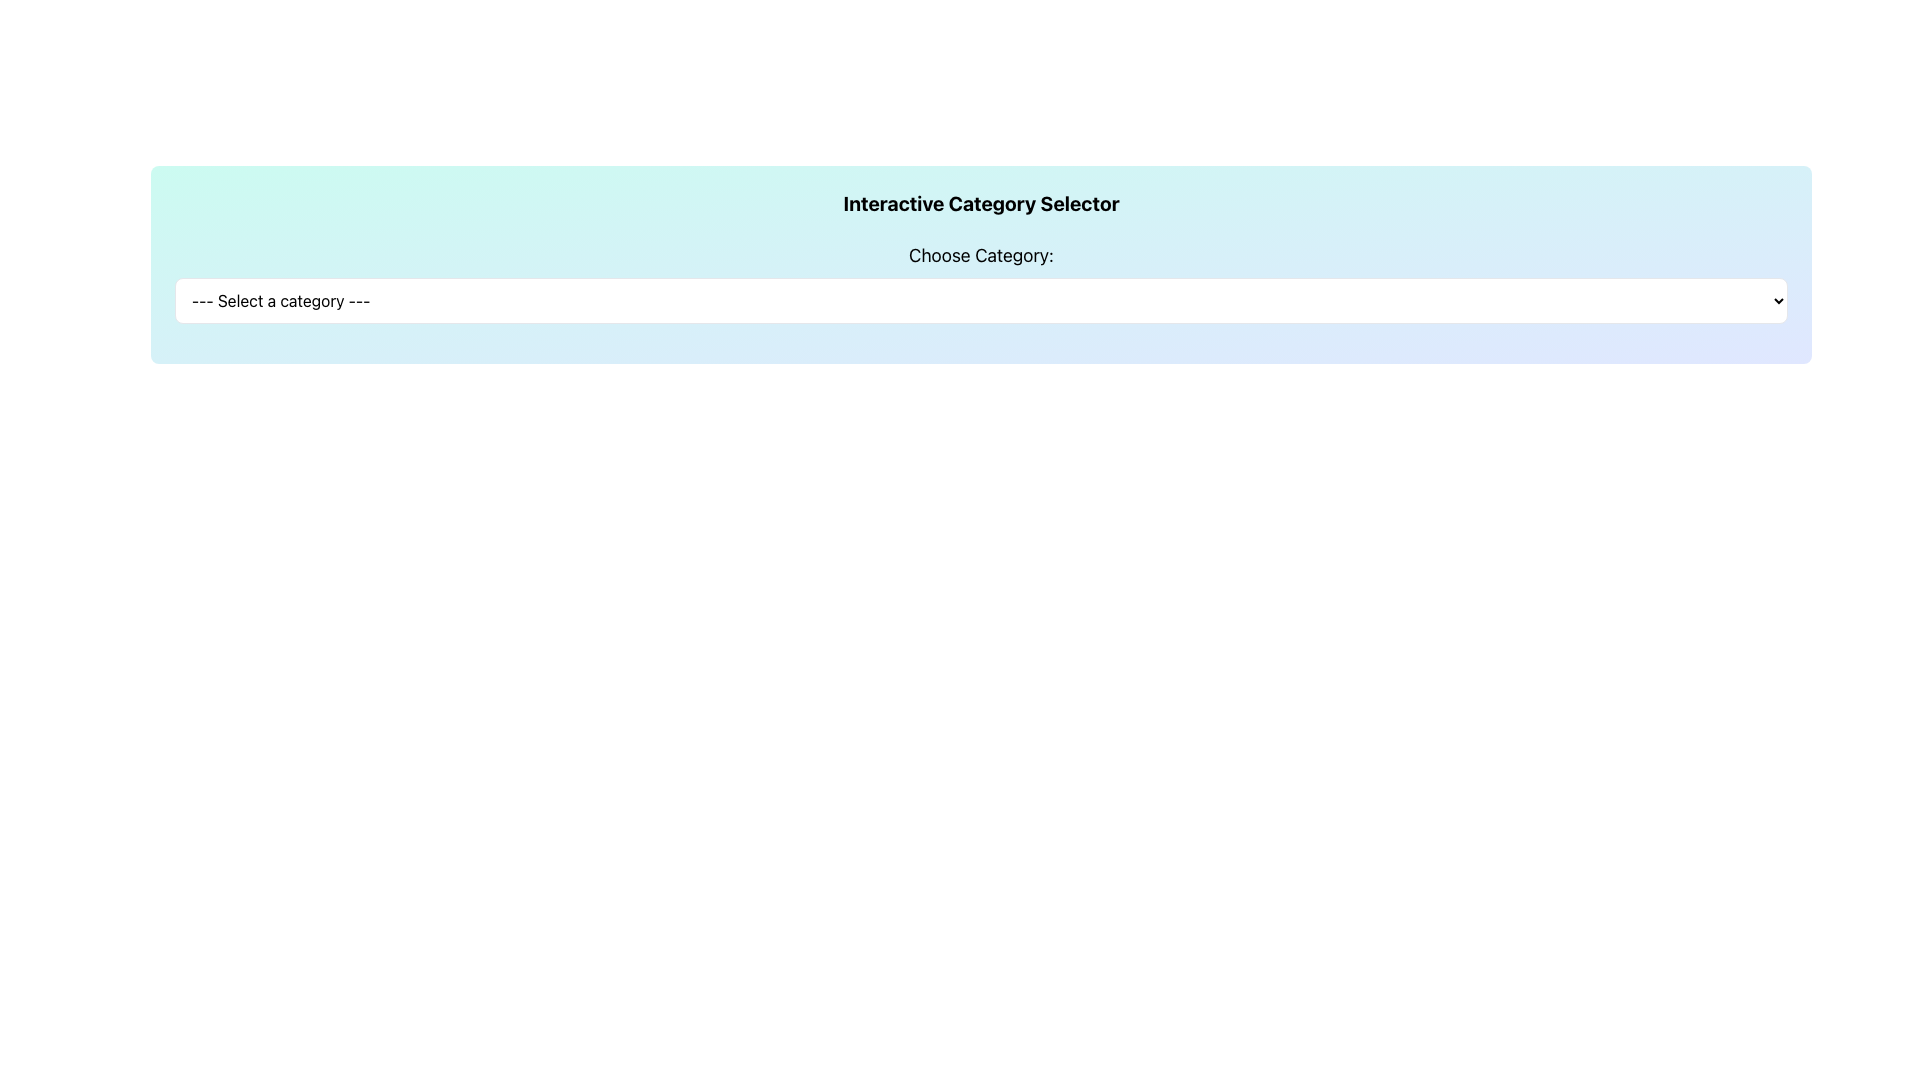  I want to click on the text label that instructs the user to select a category, positioned above the dropdown menu, so click(981, 254).